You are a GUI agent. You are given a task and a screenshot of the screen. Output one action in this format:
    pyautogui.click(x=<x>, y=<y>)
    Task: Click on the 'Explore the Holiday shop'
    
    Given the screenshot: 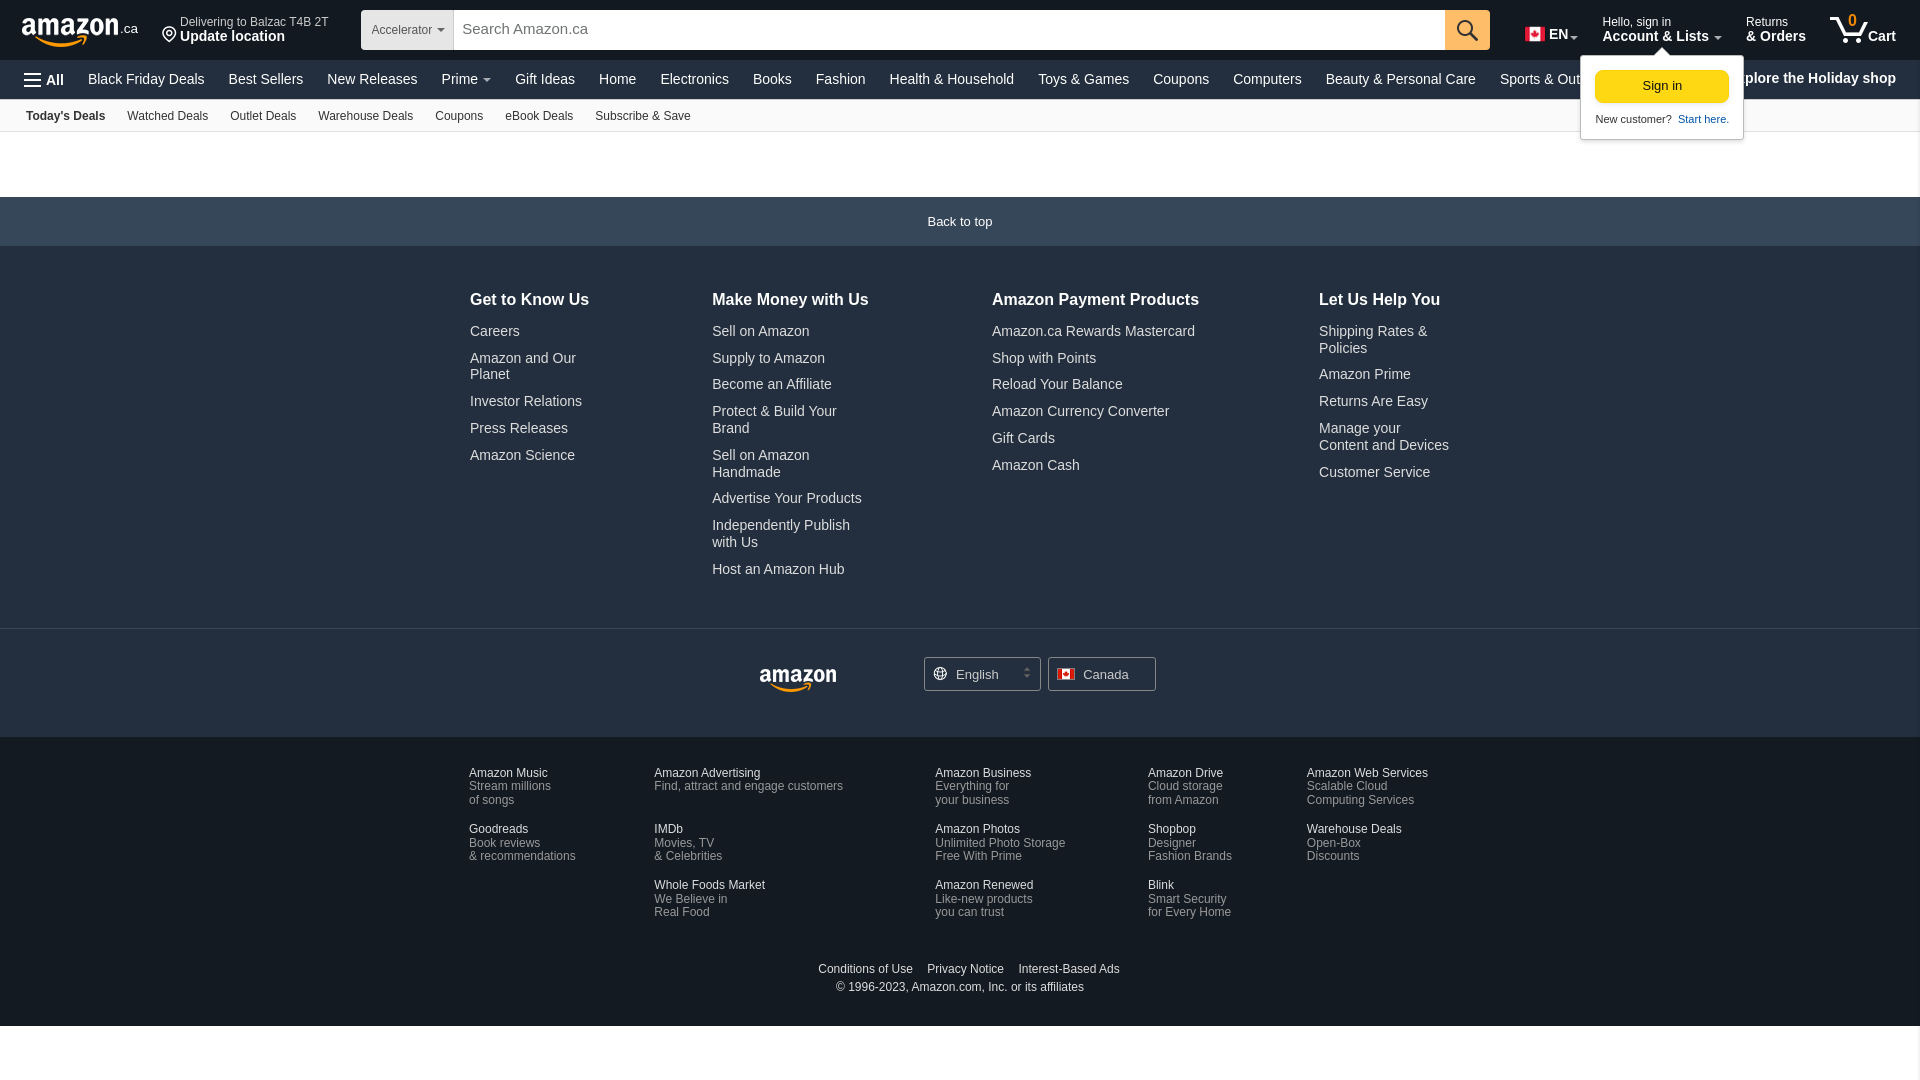 What is the action you would take?
    pyautogui.click(x=1718, y=77)
    